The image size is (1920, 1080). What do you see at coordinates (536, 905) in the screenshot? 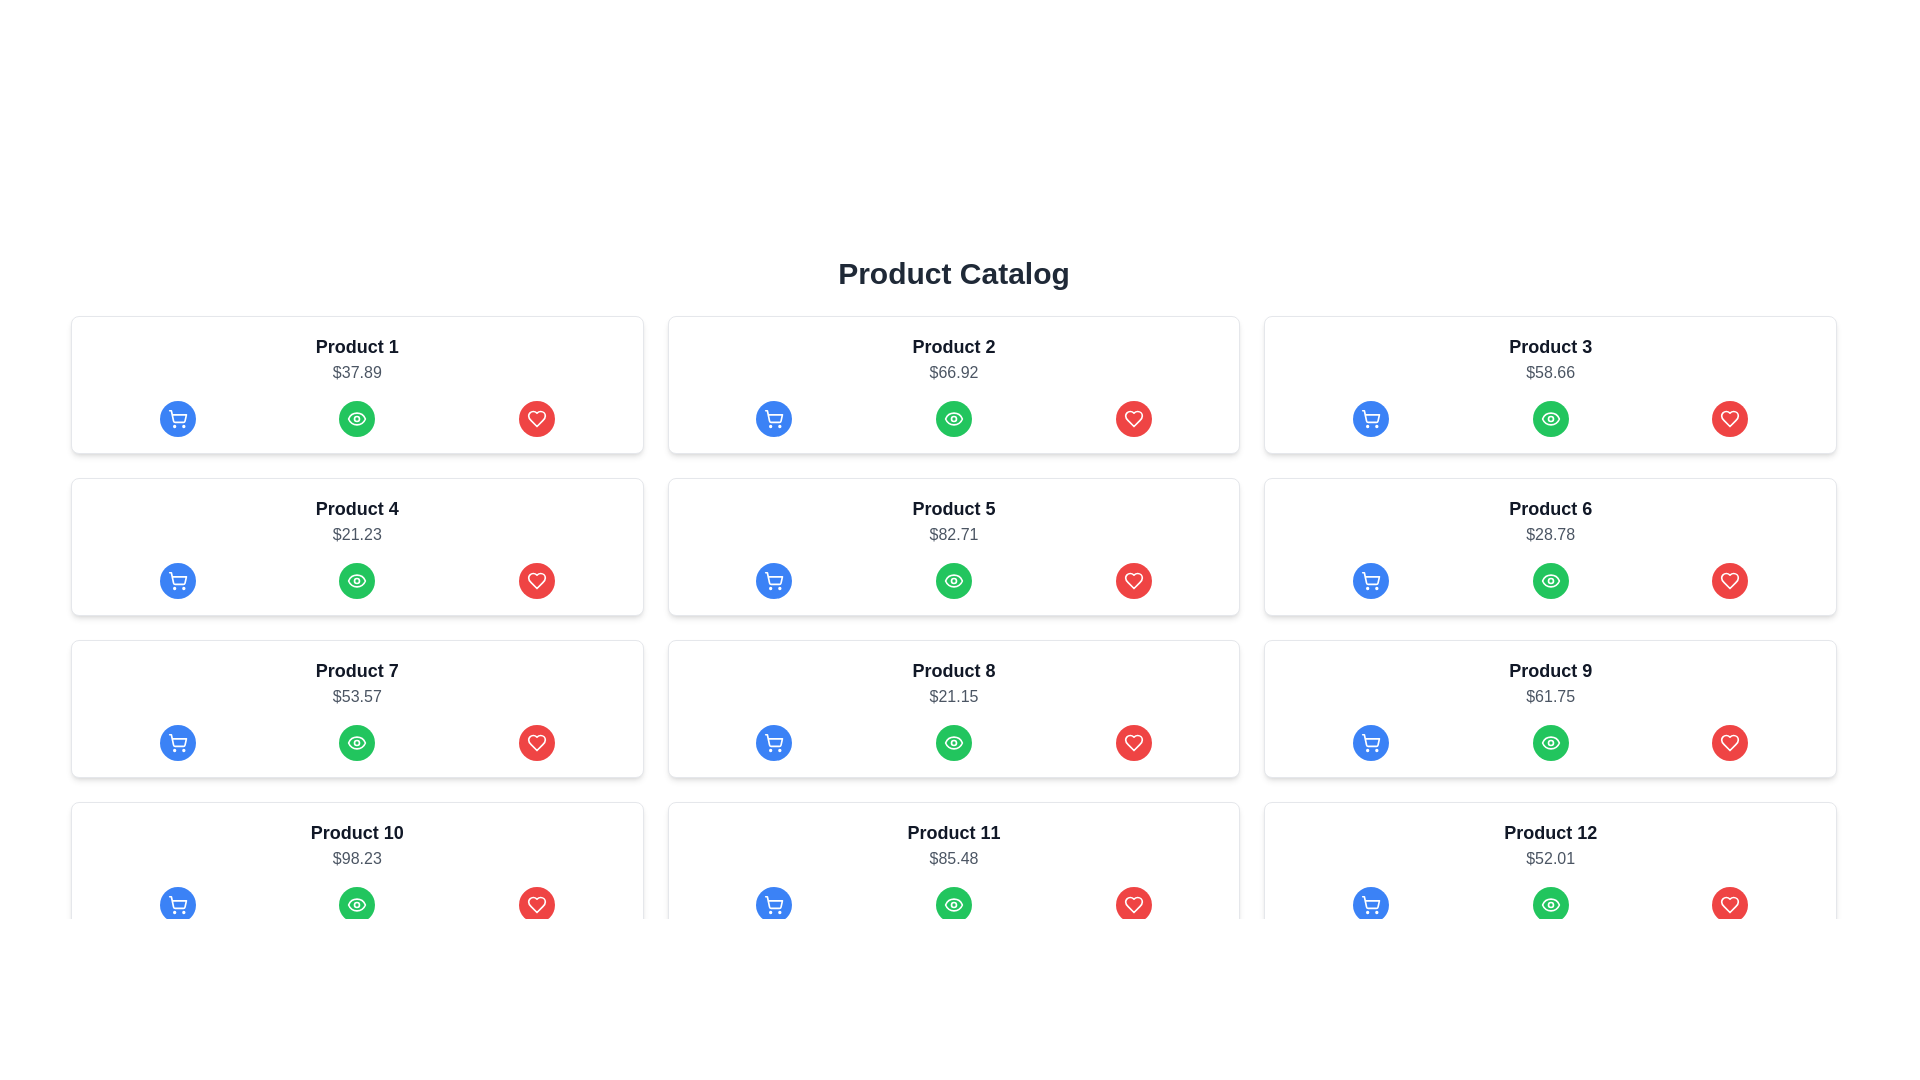
I see `the circular red button with a white heart icon located in the third row of buttons beneath the 'Product Catalog' heading, specifically the third button associated with 'Product 10'` at bounding box center [536, 905].